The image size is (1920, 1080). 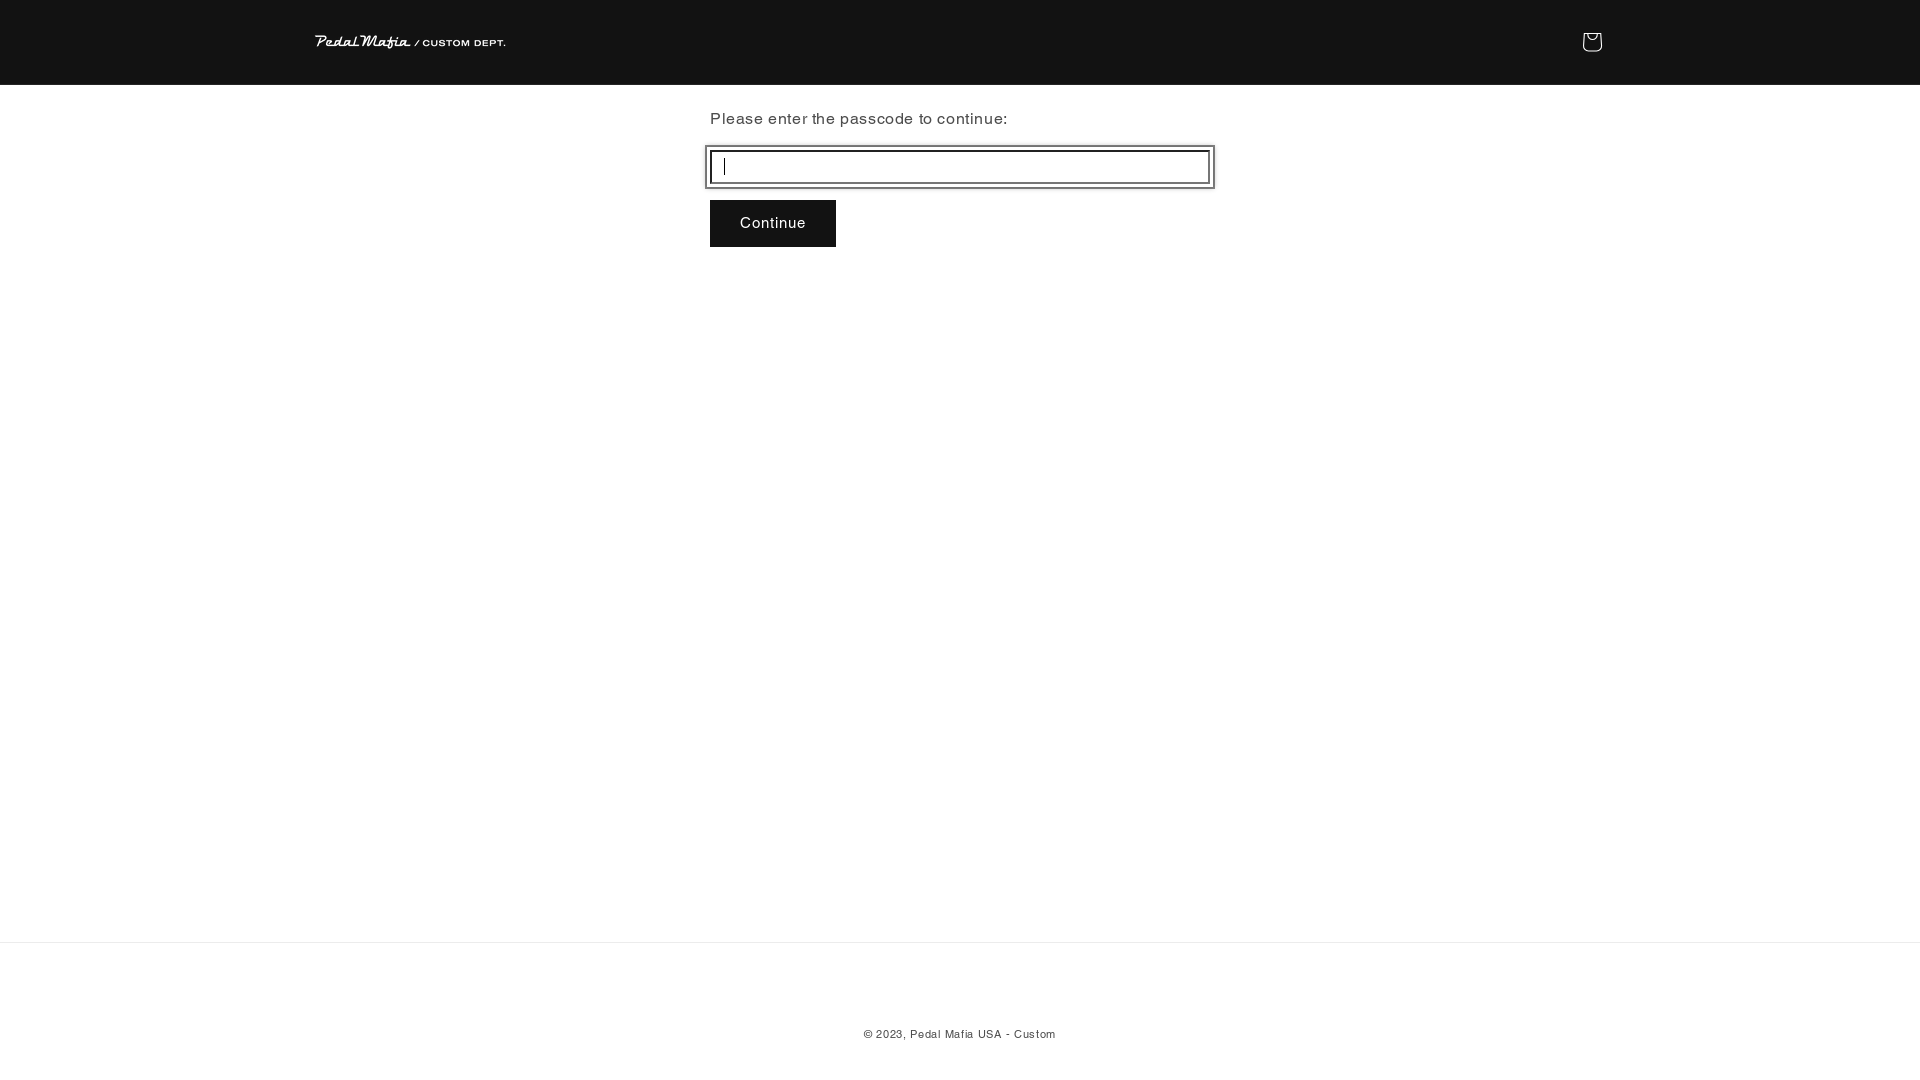 What do you see at coordinates (771, 223) in the screenshot?
I see `'Continue'` at bounding box center [771, 223].